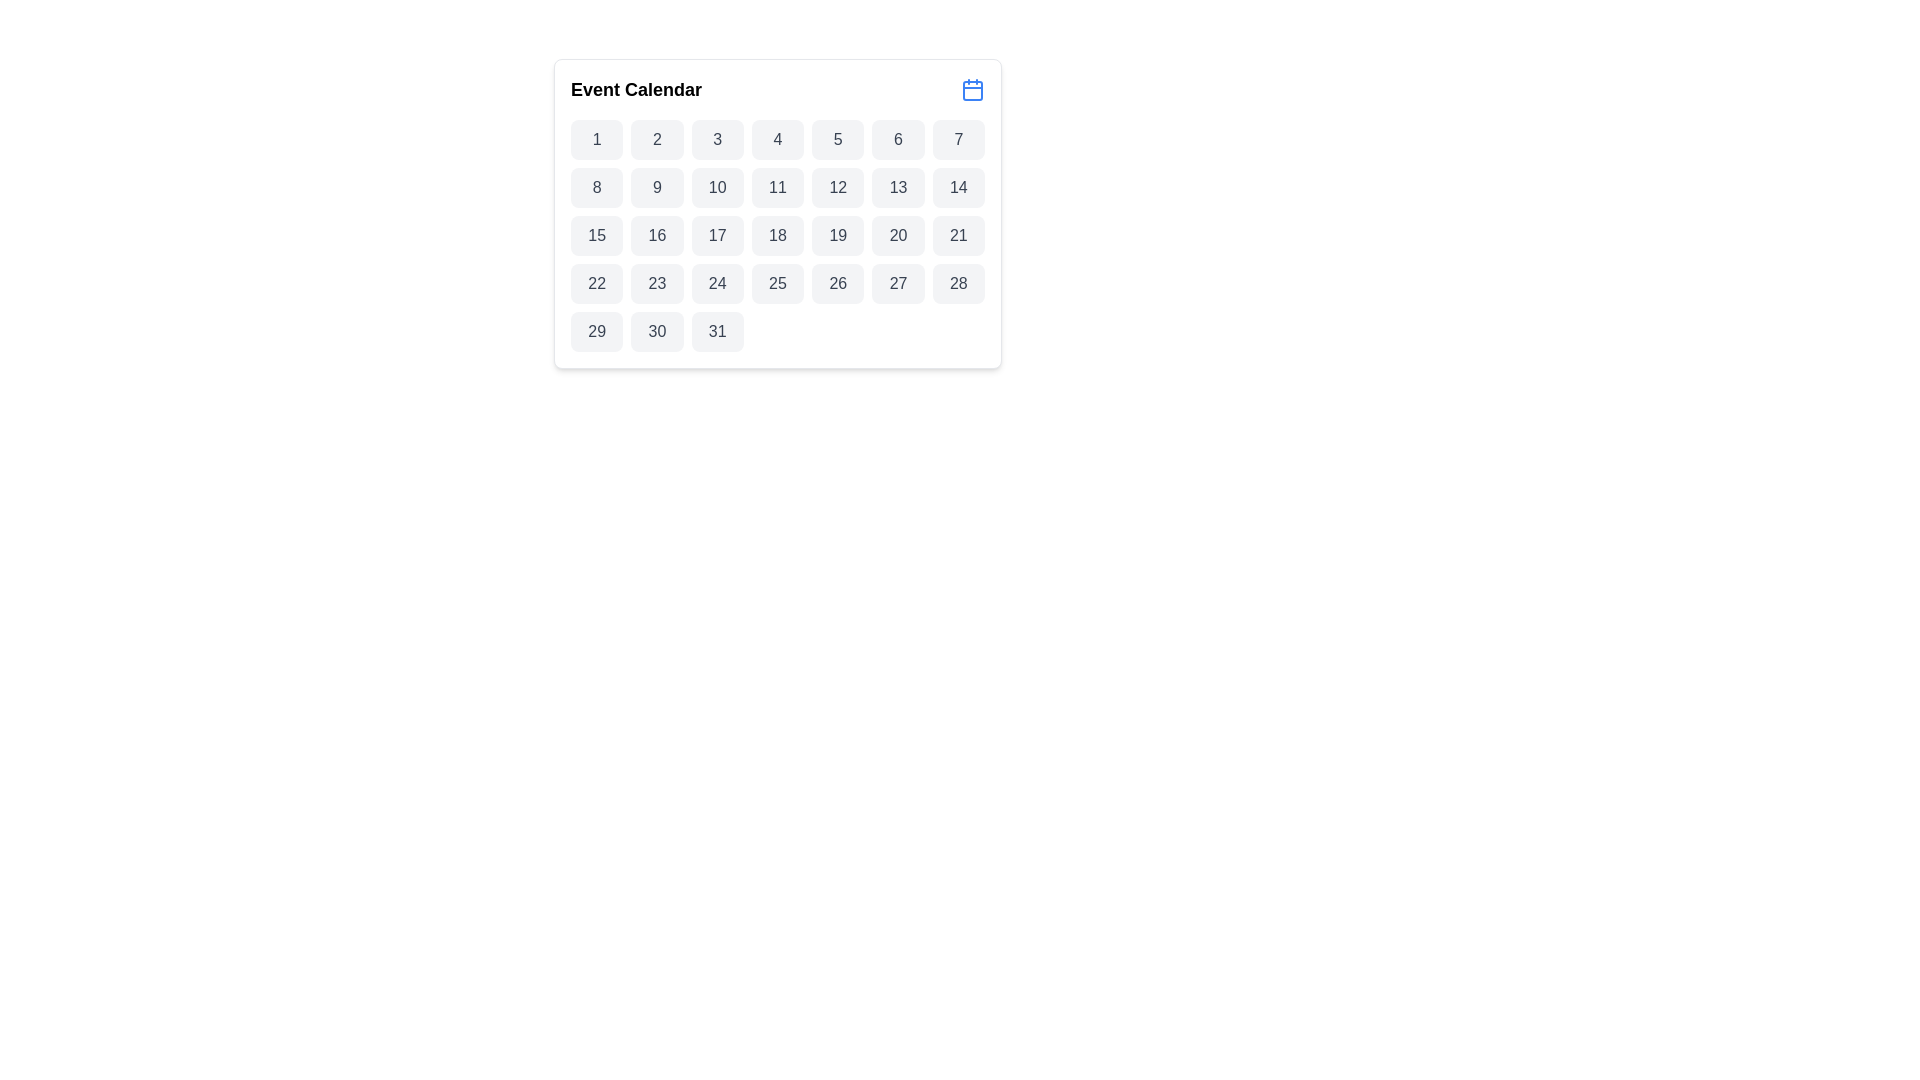 This screenshot has width=1920, height=1080. I want to click on the button displaying the number '8' in a dark gray font, which has a light gray background and is positioned as the eighth tile in the grid layout of selectable dates, so click(595, 188).